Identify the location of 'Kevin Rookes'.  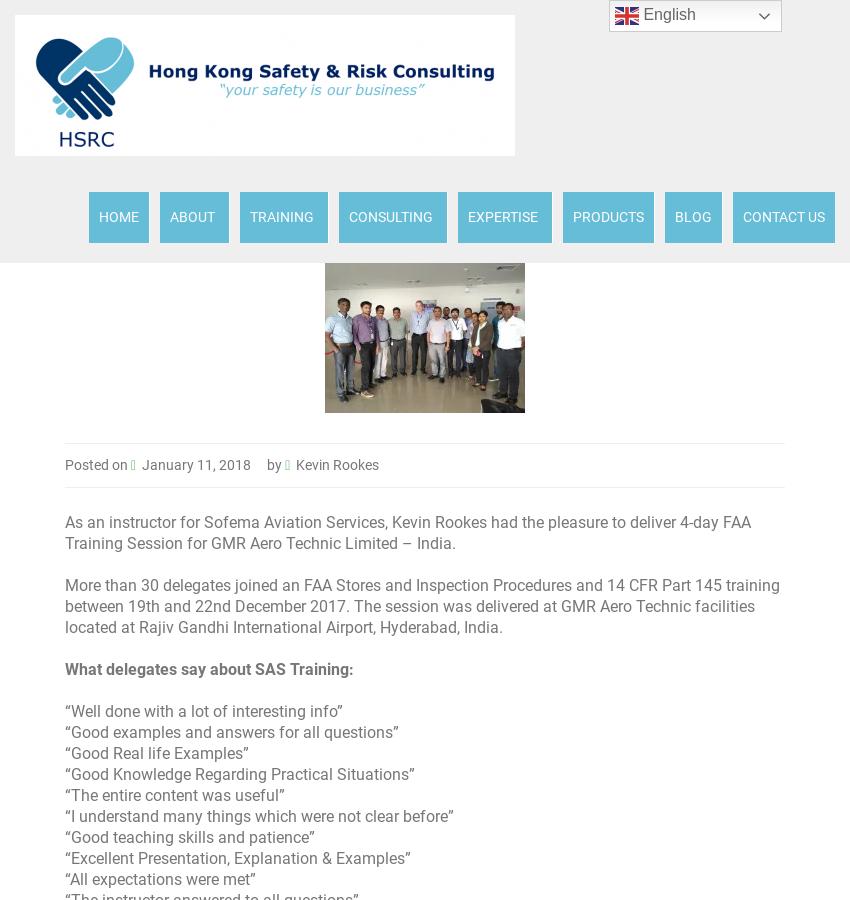
(294, 464).